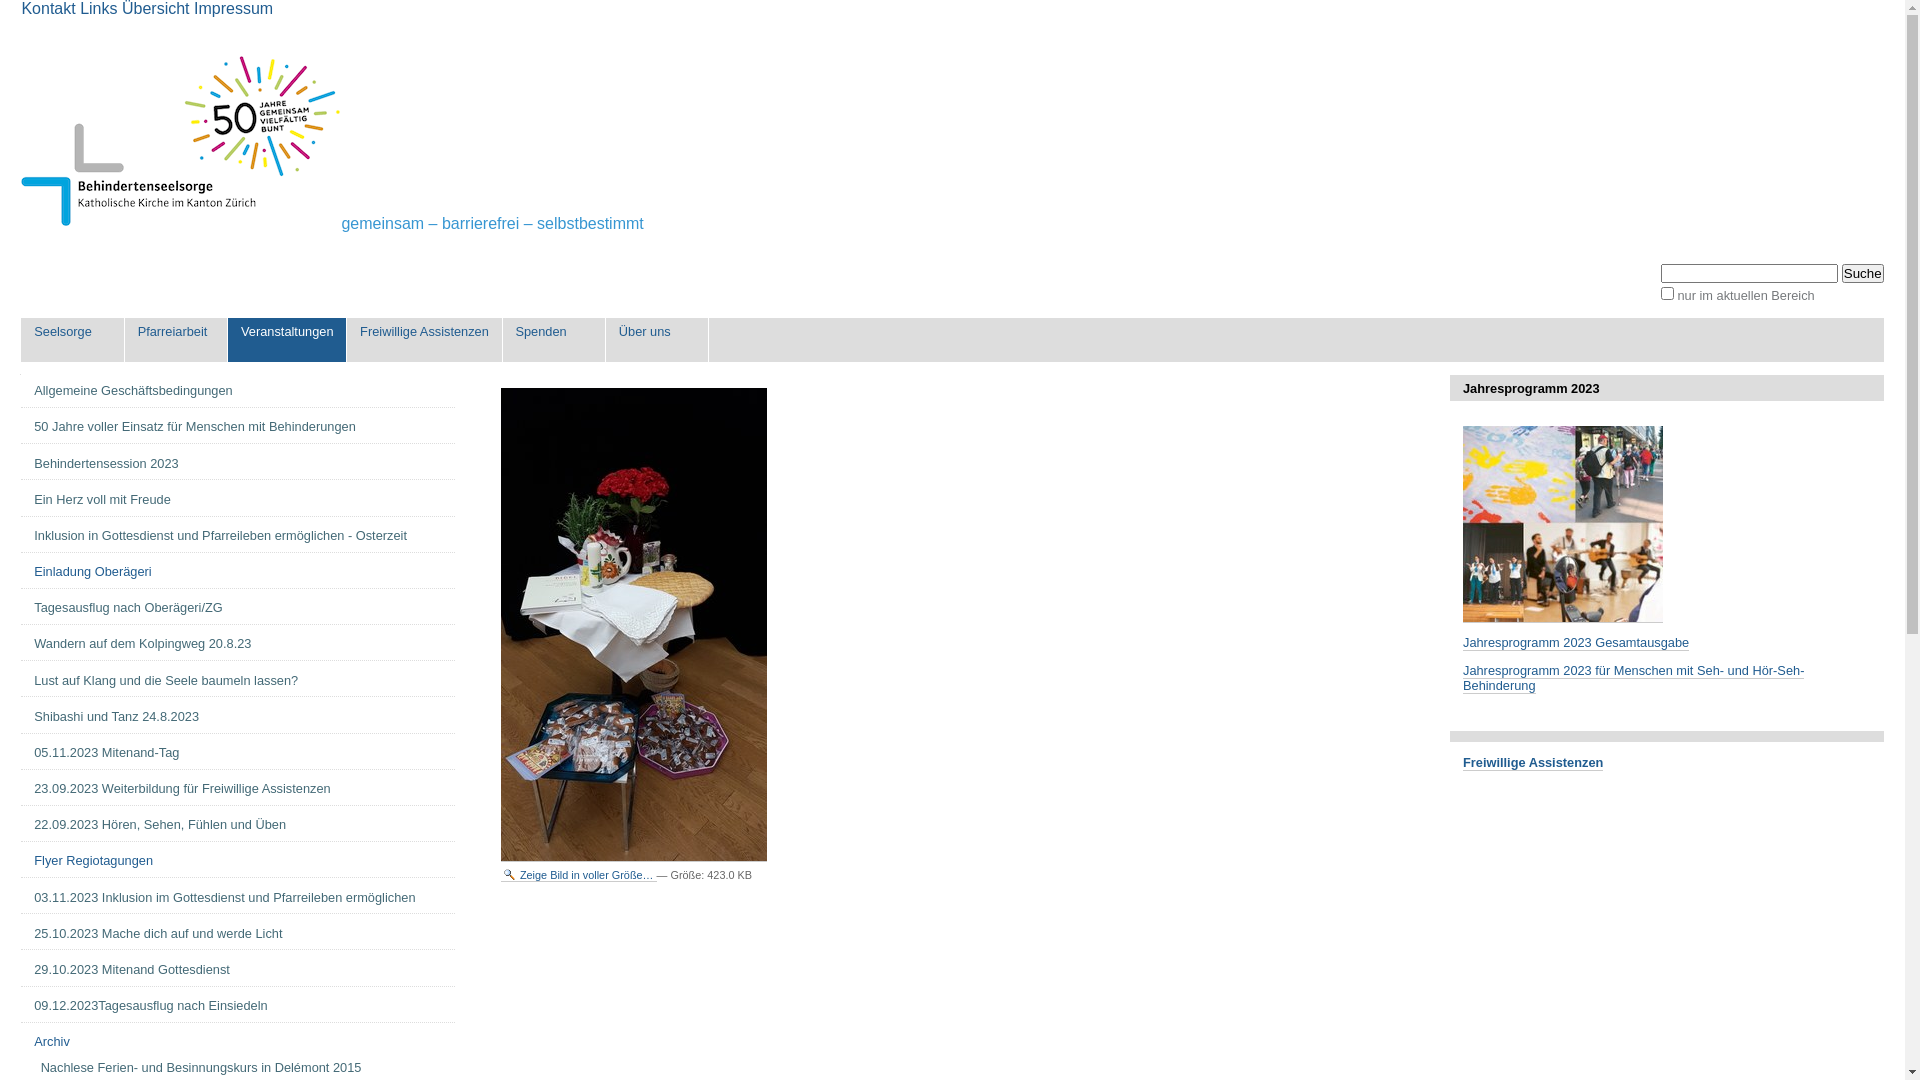 The width and height of the screenshot is (1920, 1080). What do you see at coordinates (238, 463) in the screenshot?
I see `'Behindertensession 2023'` at bounding box center [238, 463].